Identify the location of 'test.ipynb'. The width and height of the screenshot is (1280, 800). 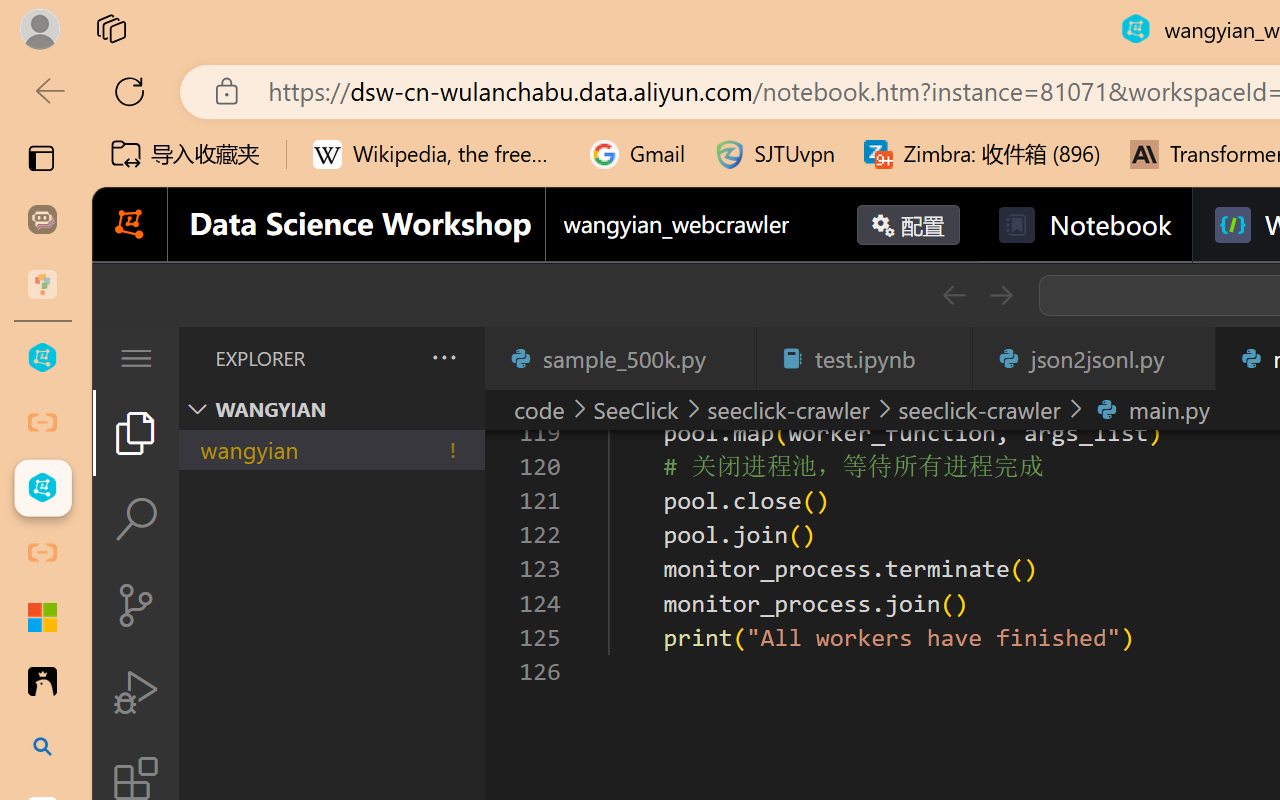
(864, 358).